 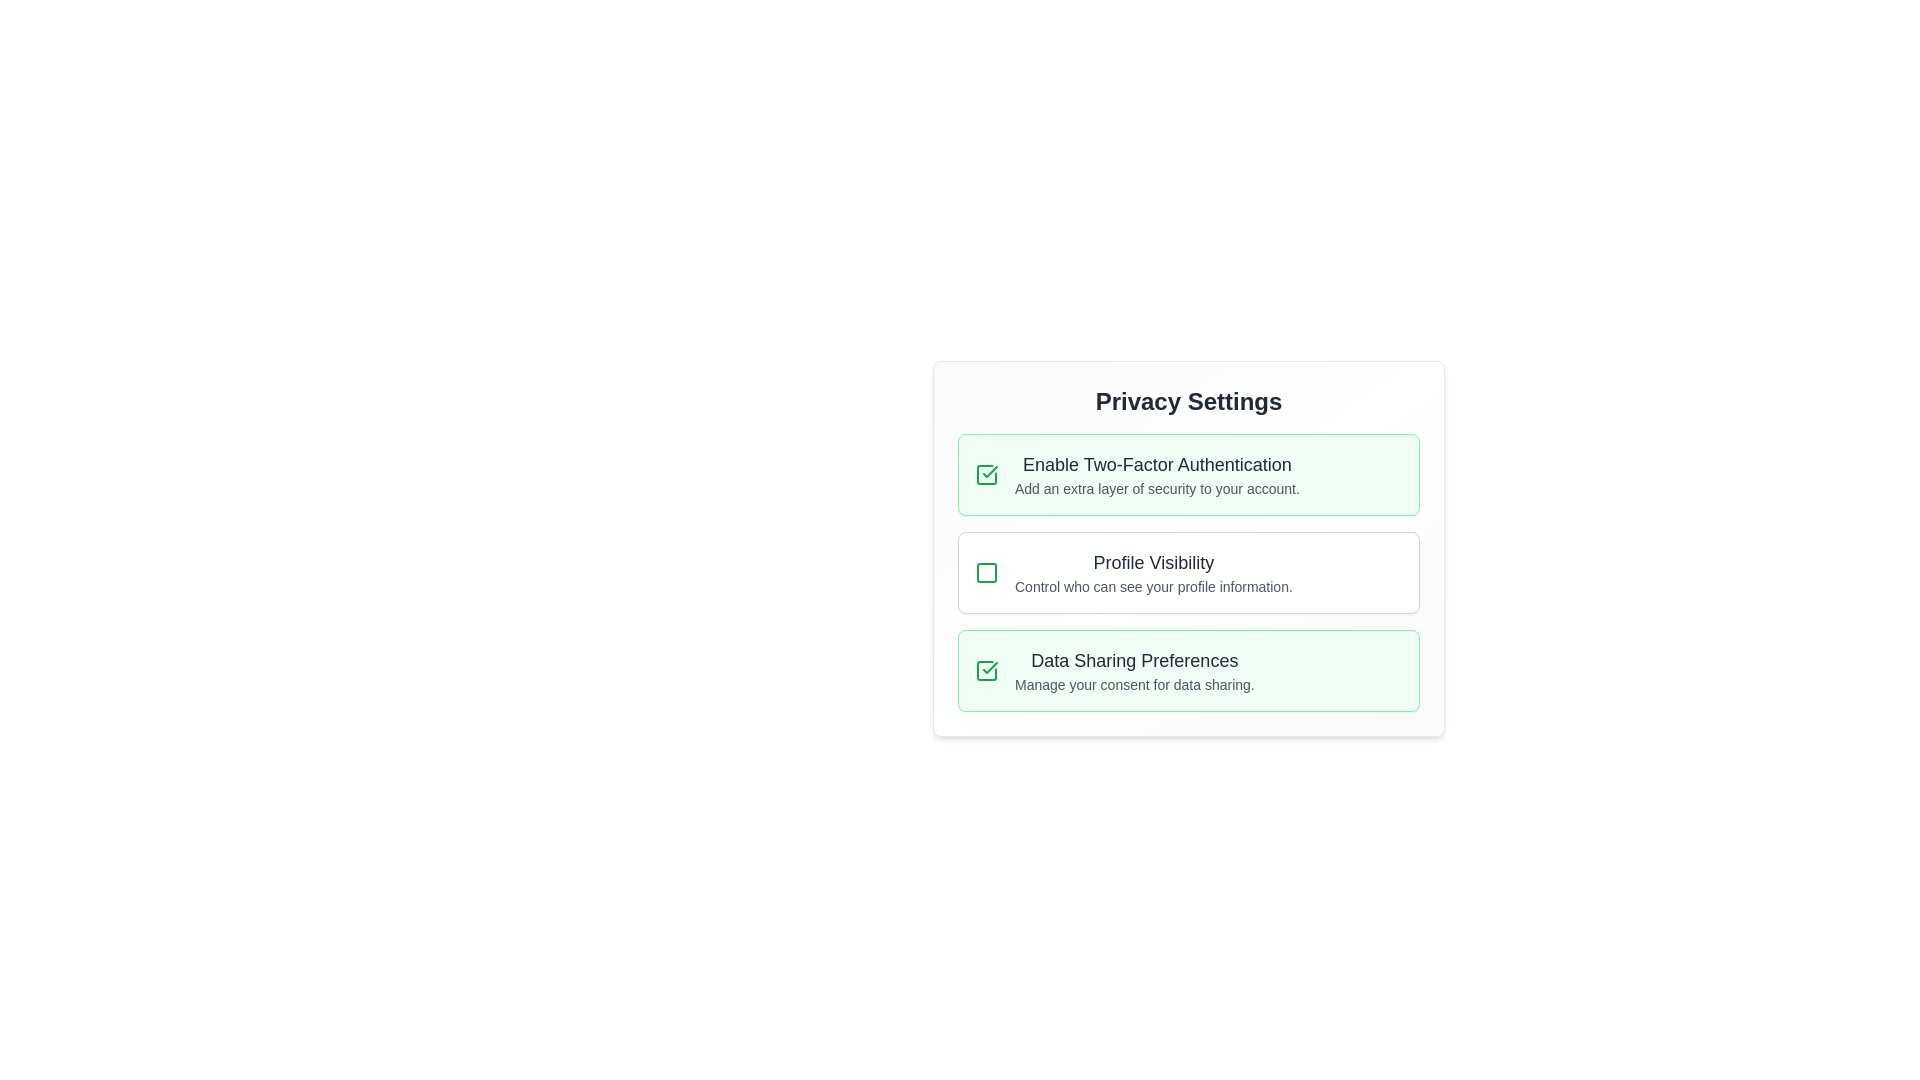 I want to click on the checkbox icon located to the left of the text 'Data Sharing Preferences' in the third section under 'Privacy Settings', so click(x=987, y=671).